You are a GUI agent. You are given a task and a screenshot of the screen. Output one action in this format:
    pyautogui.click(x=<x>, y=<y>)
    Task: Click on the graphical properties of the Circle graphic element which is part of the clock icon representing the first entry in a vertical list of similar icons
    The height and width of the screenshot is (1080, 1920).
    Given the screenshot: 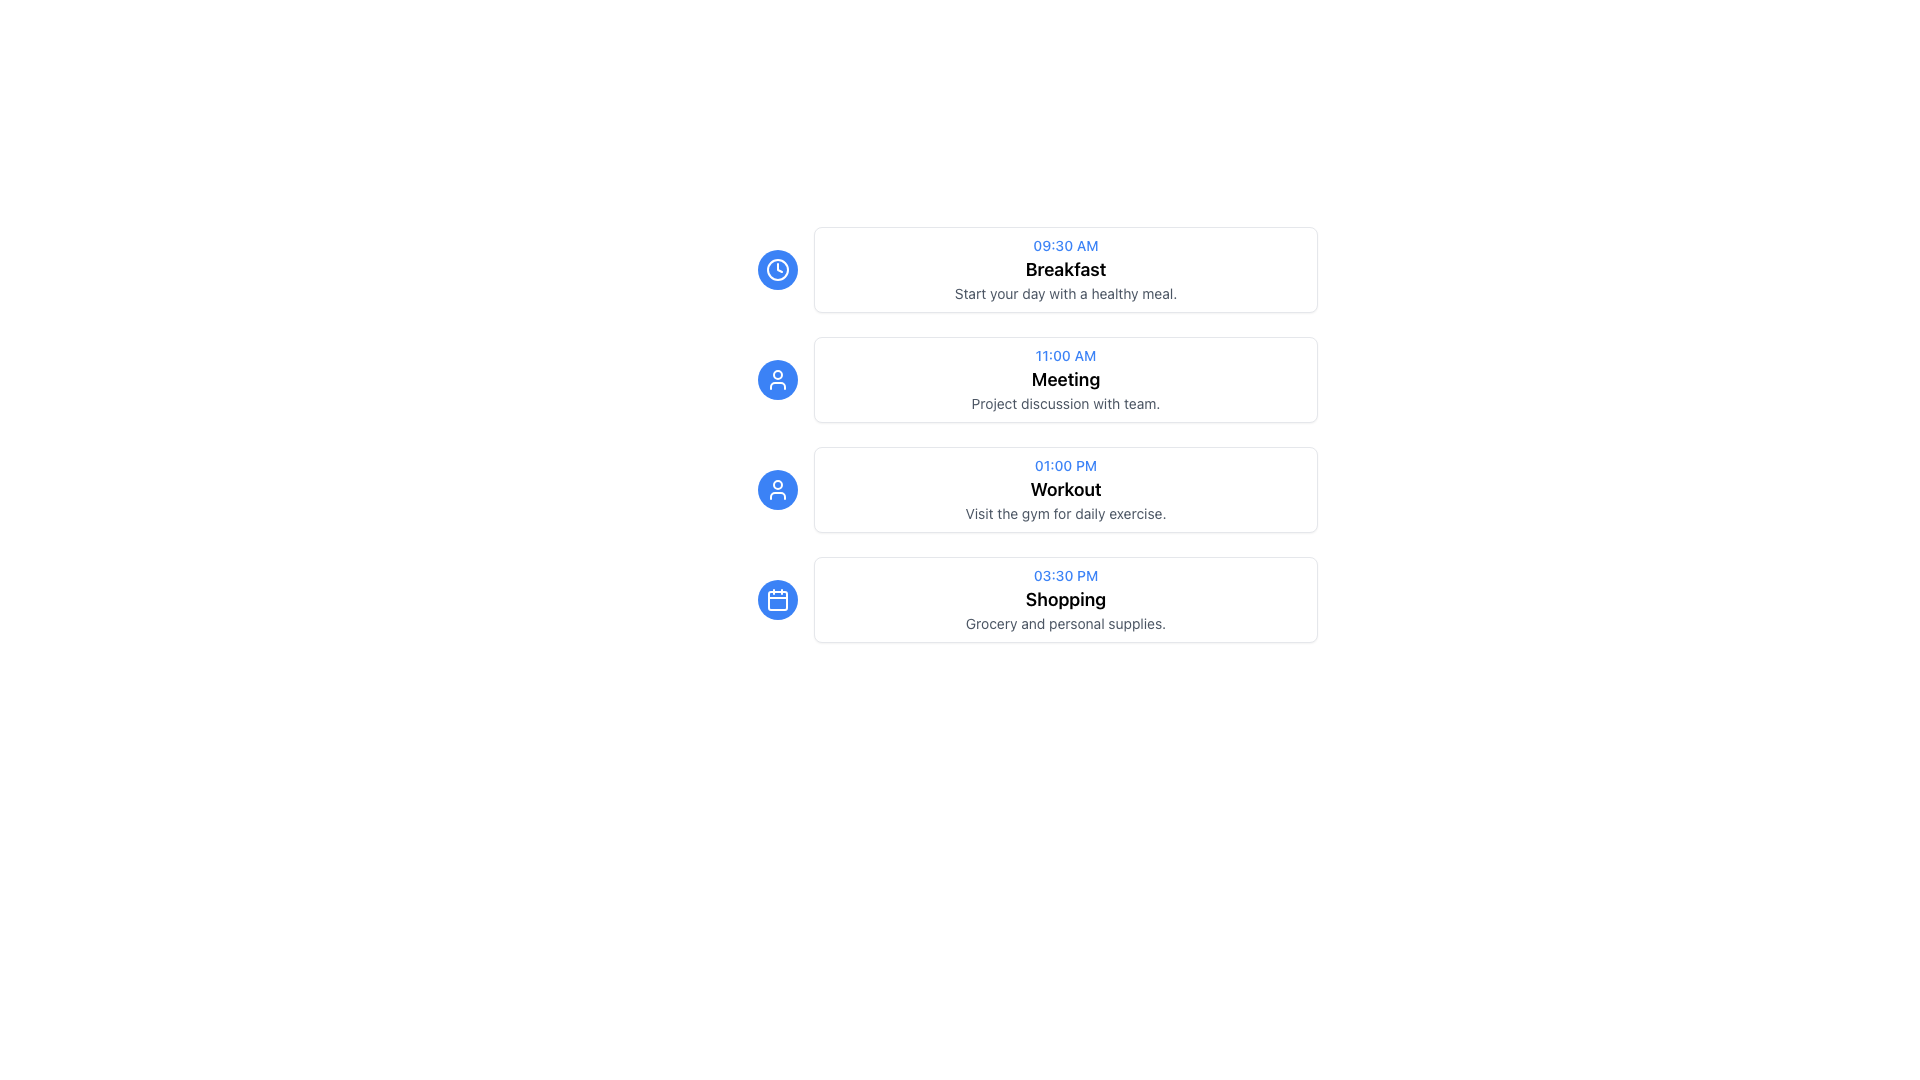 What is the action you would take?
    pyautogui.click(x=776, y=270)
    